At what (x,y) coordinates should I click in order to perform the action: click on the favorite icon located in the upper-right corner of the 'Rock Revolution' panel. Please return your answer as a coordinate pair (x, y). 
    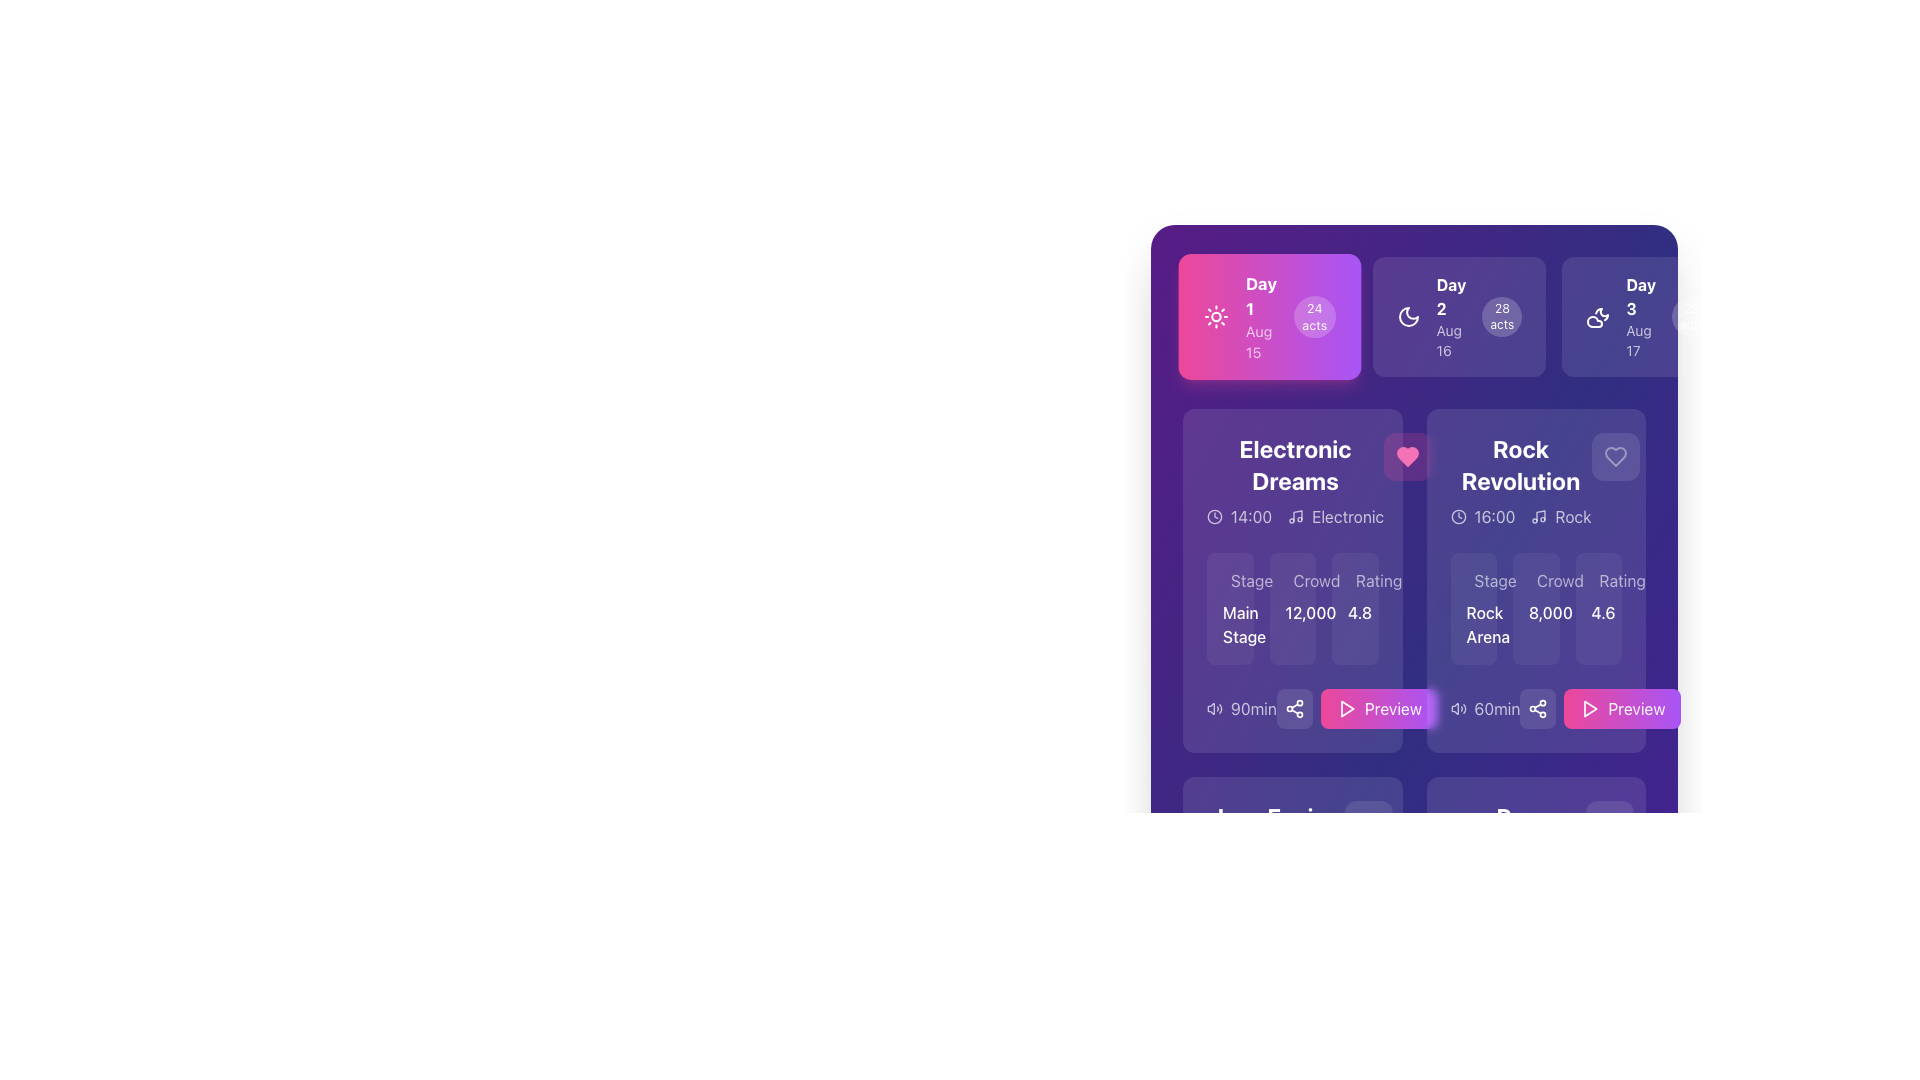
    Looking at the image, I should click on (1615, 456).